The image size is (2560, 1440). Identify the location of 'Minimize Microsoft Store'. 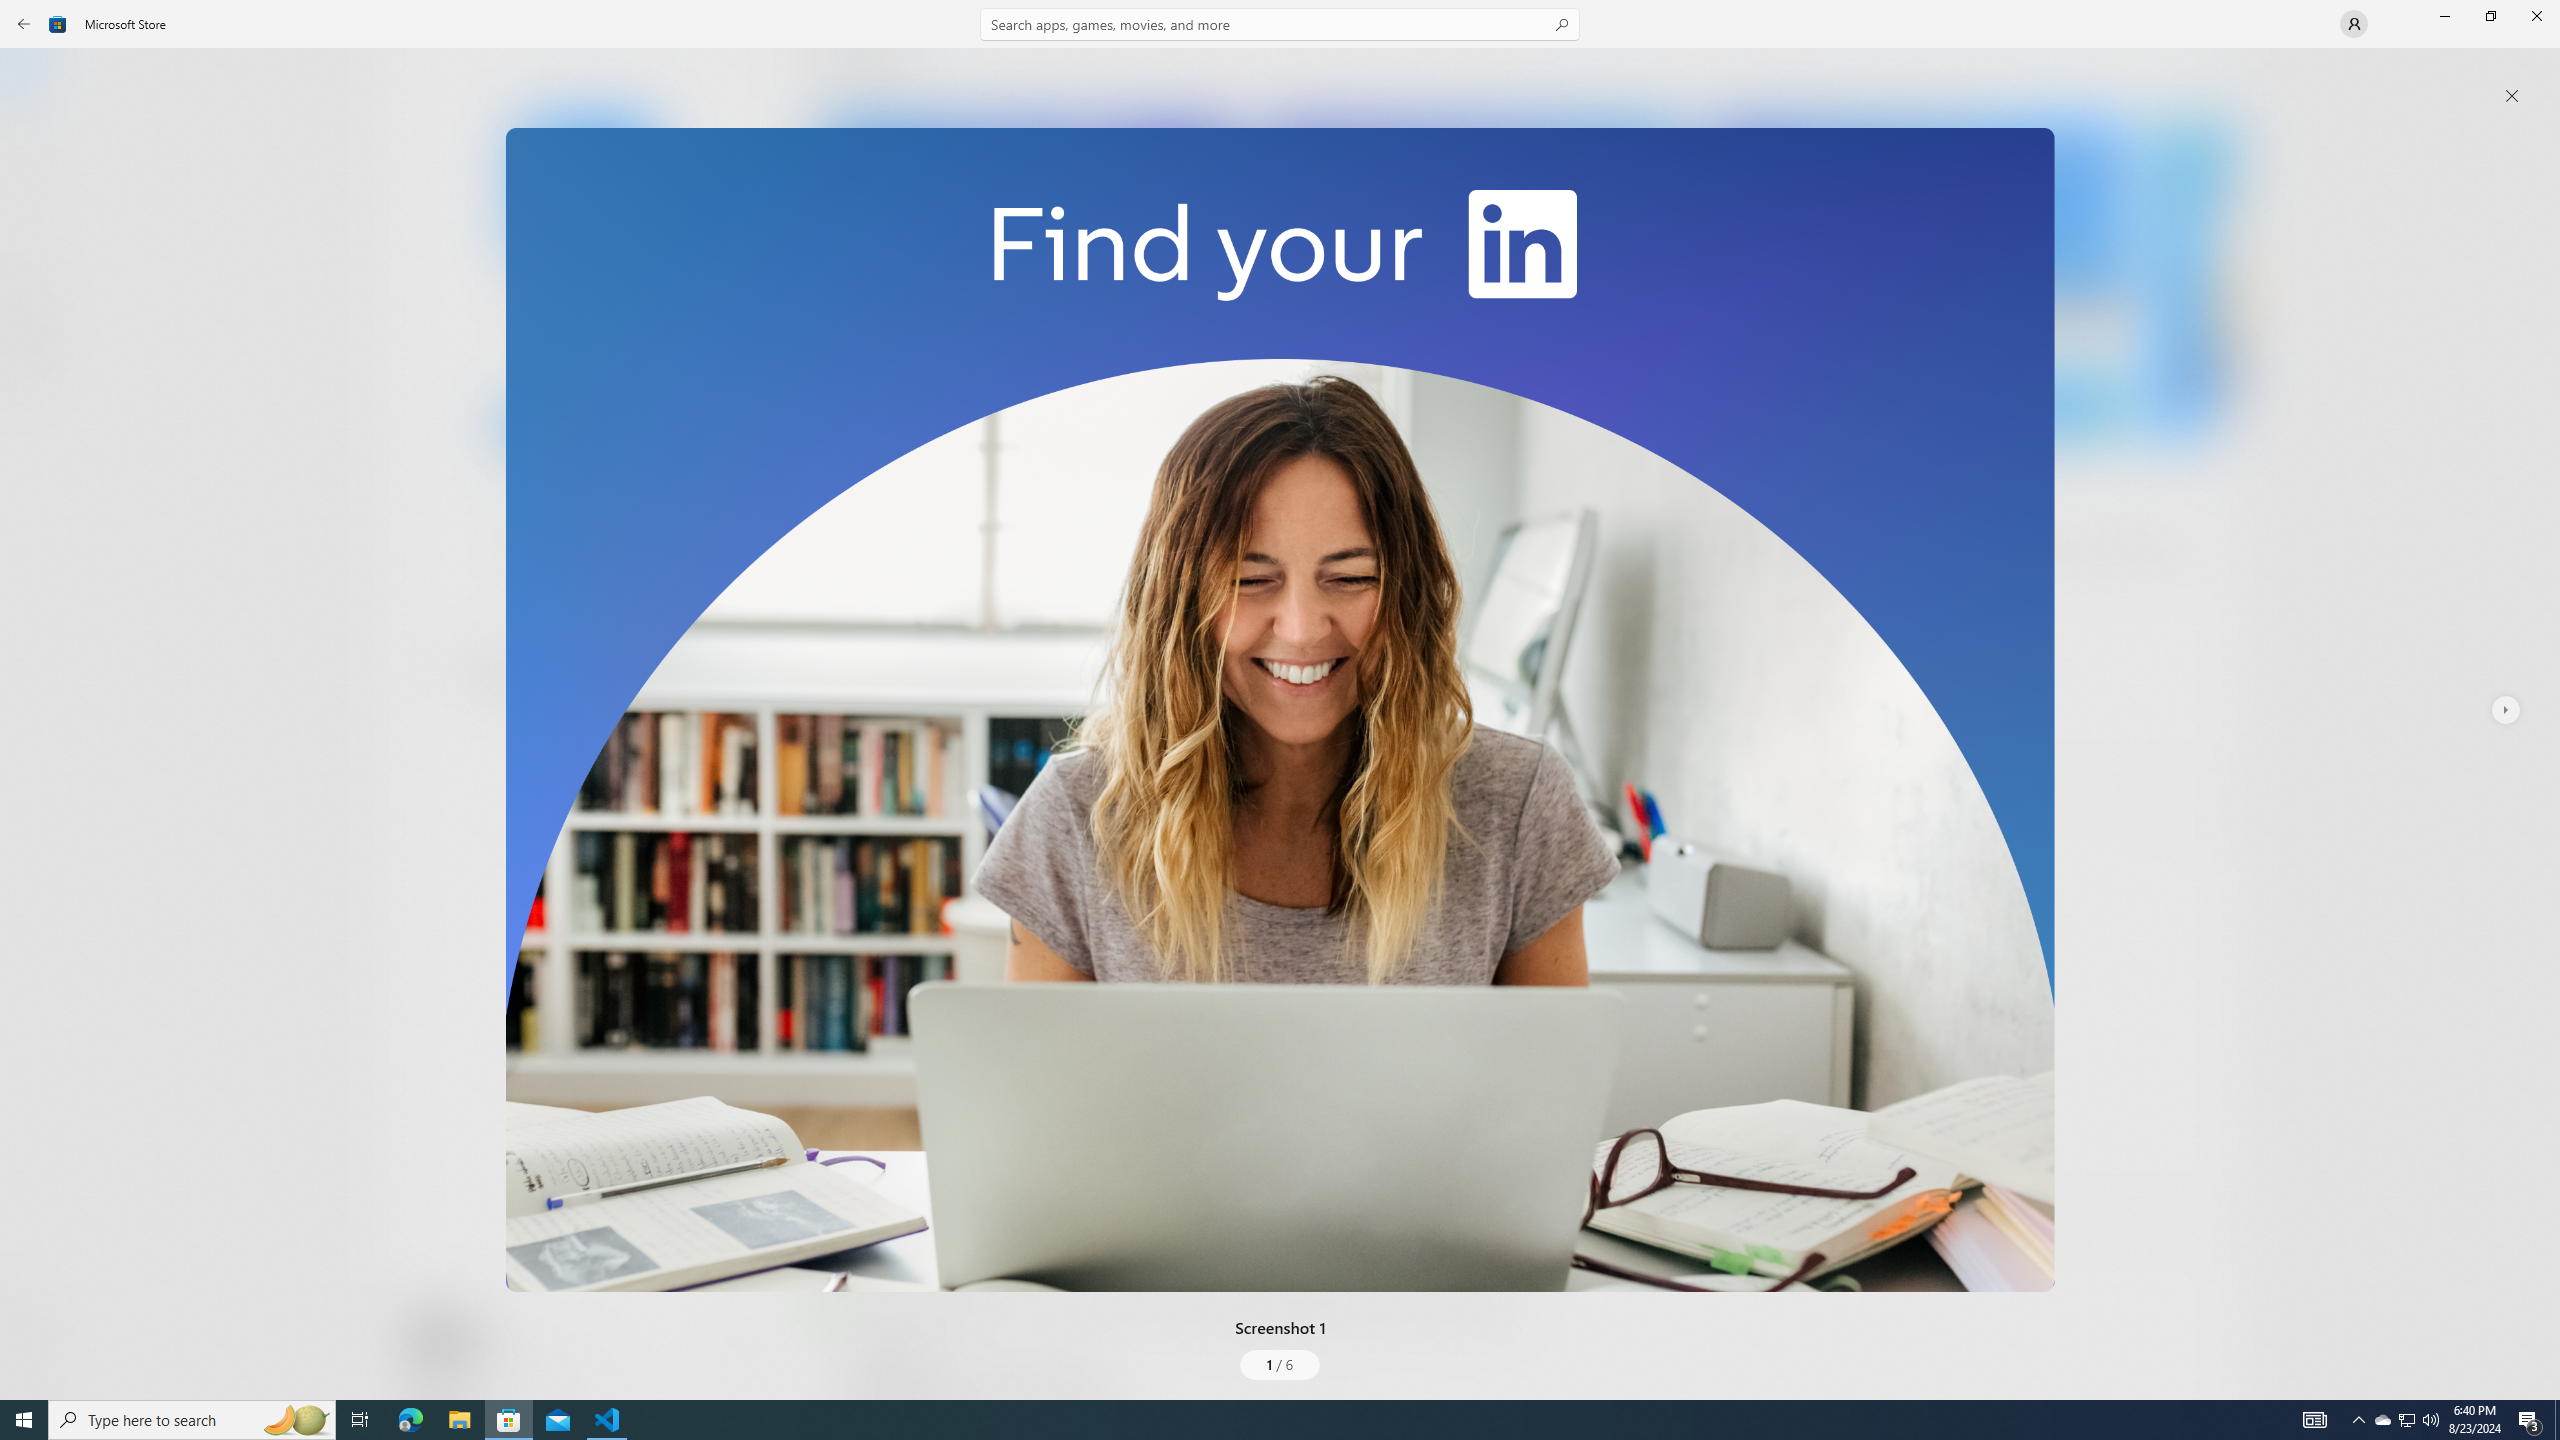
(2443, 15).